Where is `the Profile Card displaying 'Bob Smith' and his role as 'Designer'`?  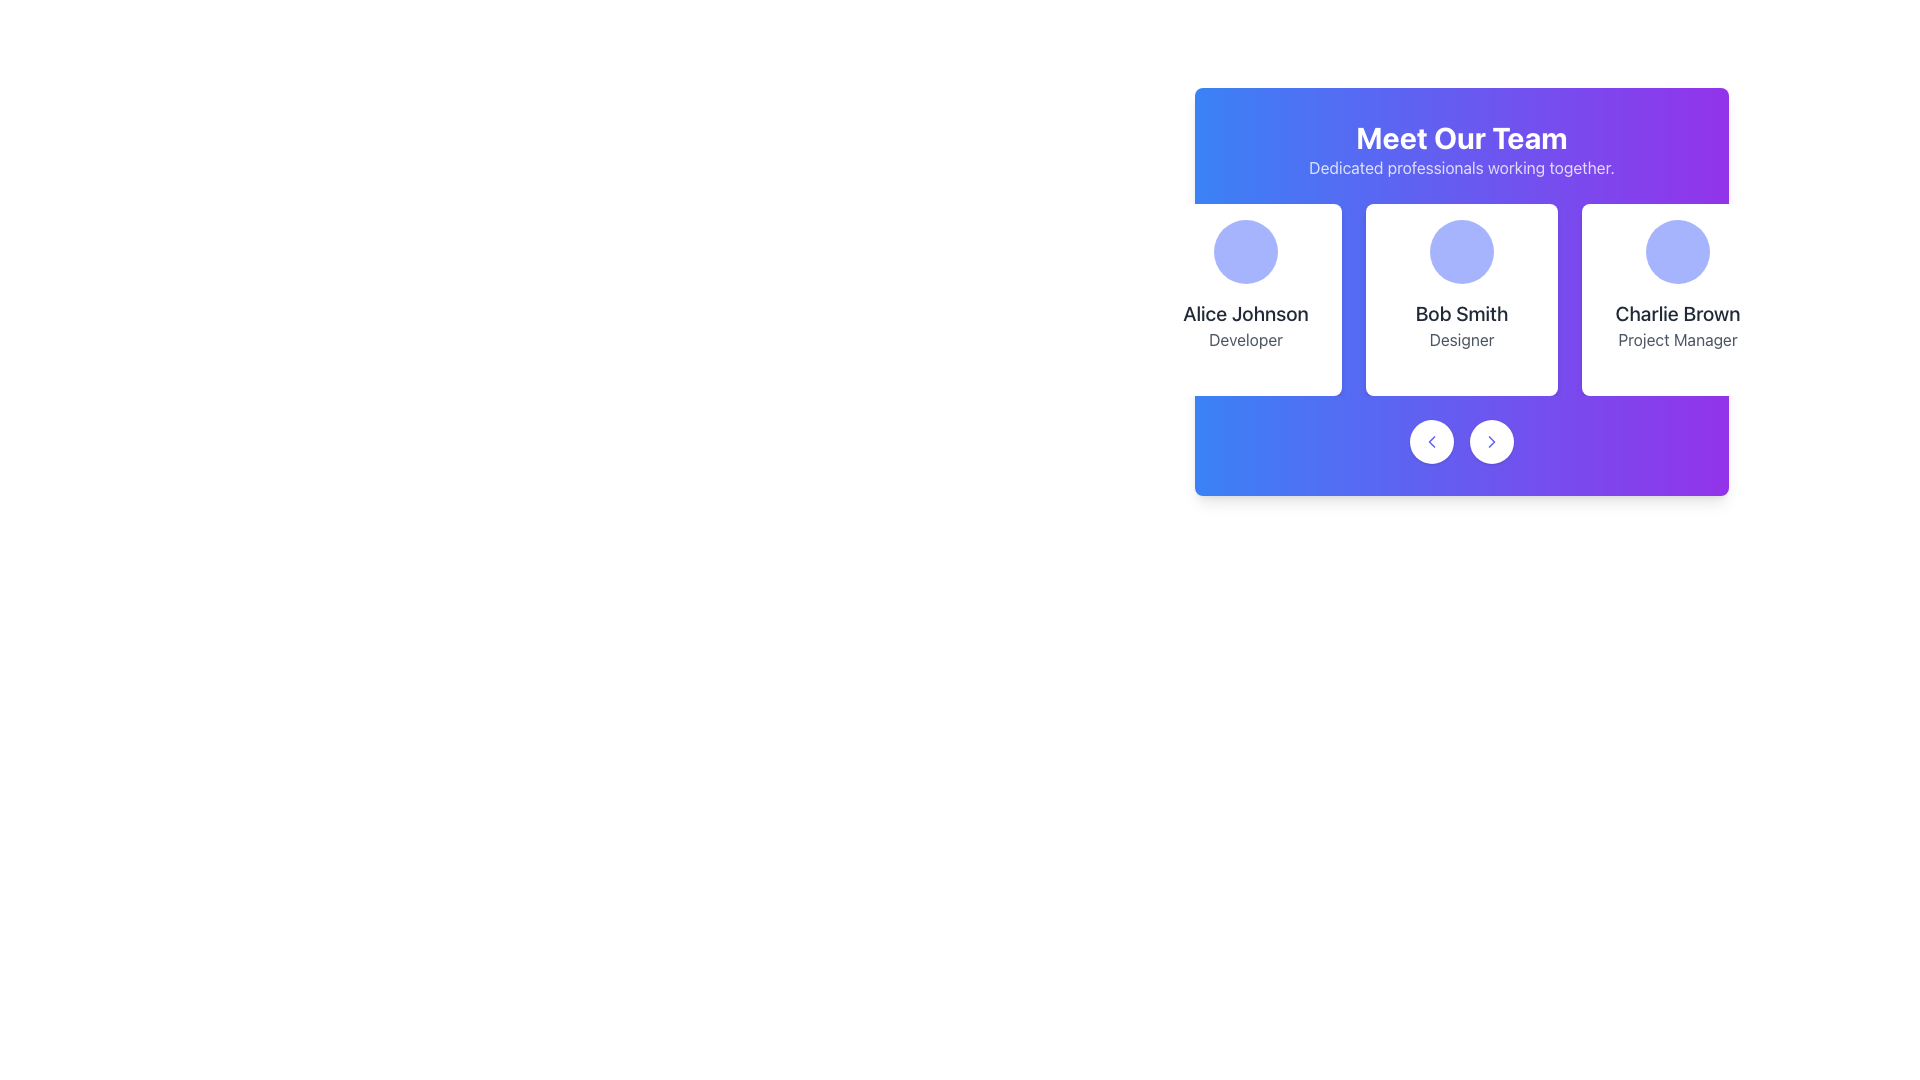
the Profile Card displaying 'Bob Smith' and his role as 'Designer' is located at coordinates (1462, 300).